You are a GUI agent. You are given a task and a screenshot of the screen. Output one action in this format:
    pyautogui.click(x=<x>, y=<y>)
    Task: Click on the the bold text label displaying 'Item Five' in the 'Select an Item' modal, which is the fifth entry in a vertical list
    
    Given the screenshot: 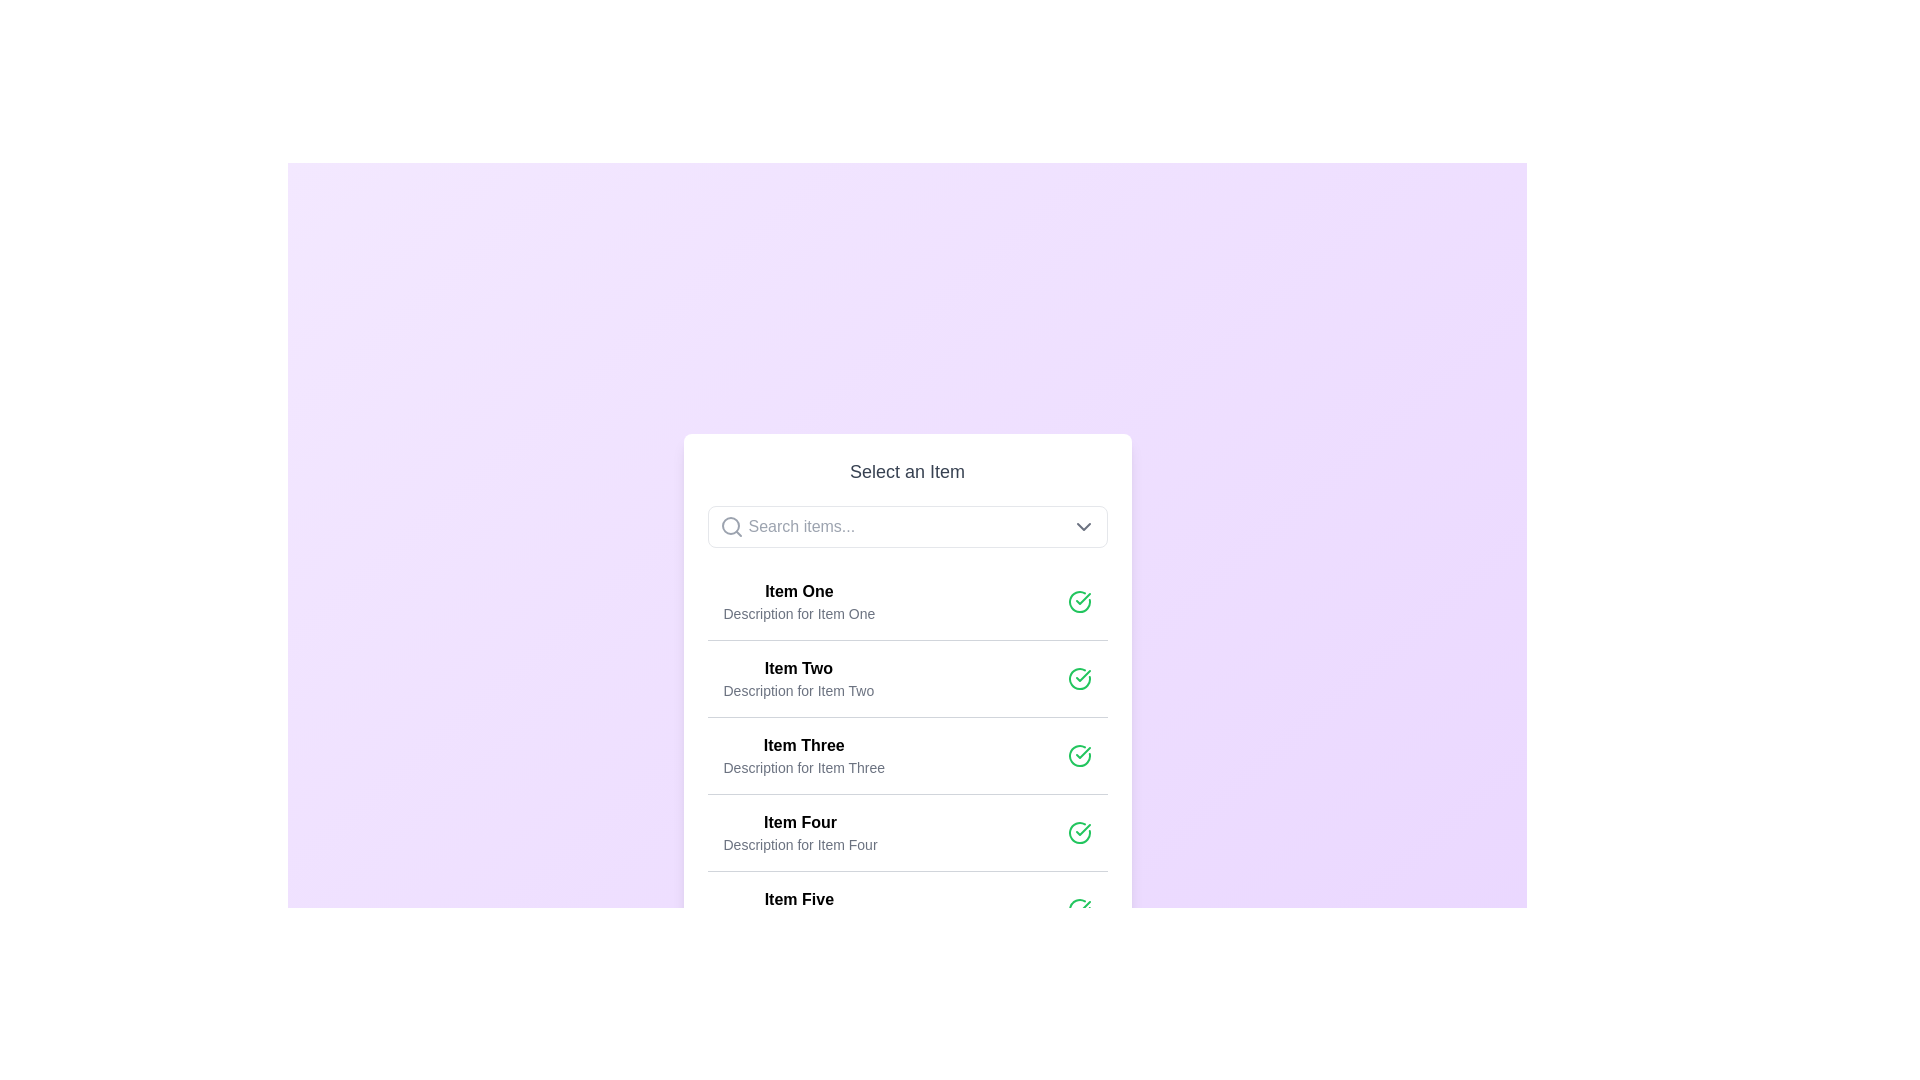 What is the action you would take?
    pyautogui.click(x=798, y=898)
    